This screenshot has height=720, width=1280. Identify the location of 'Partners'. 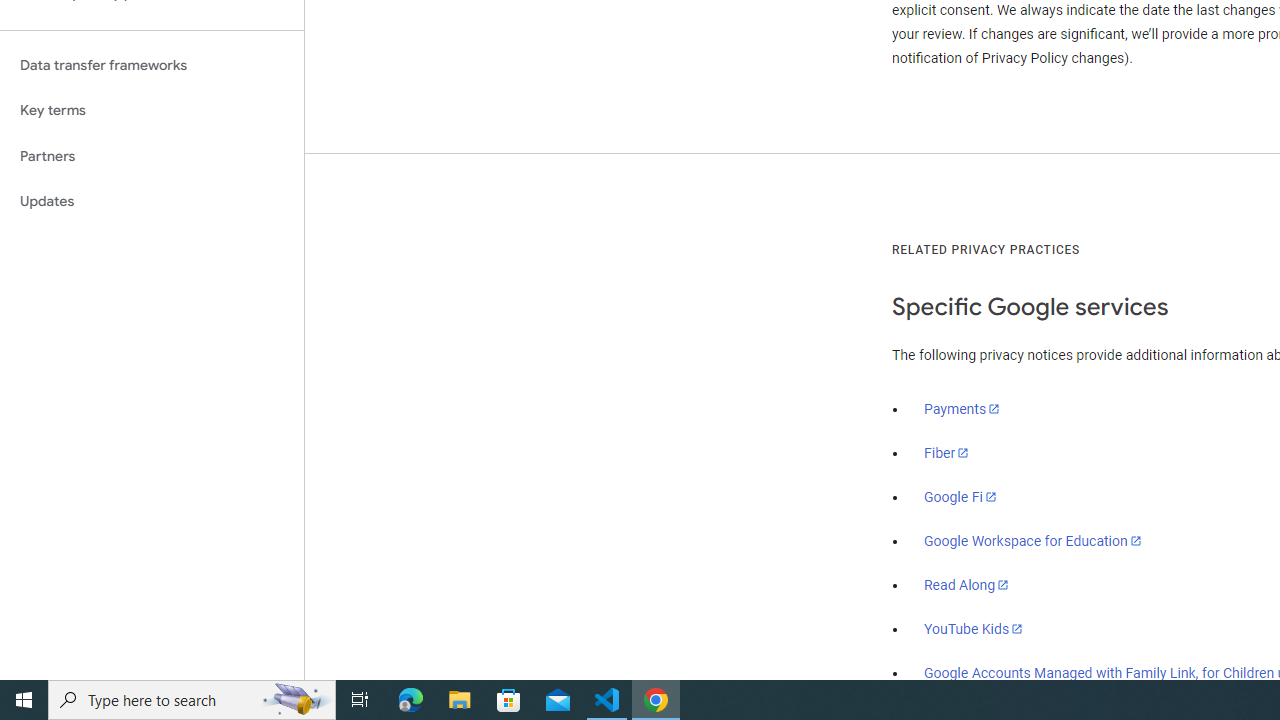
(151, 155).